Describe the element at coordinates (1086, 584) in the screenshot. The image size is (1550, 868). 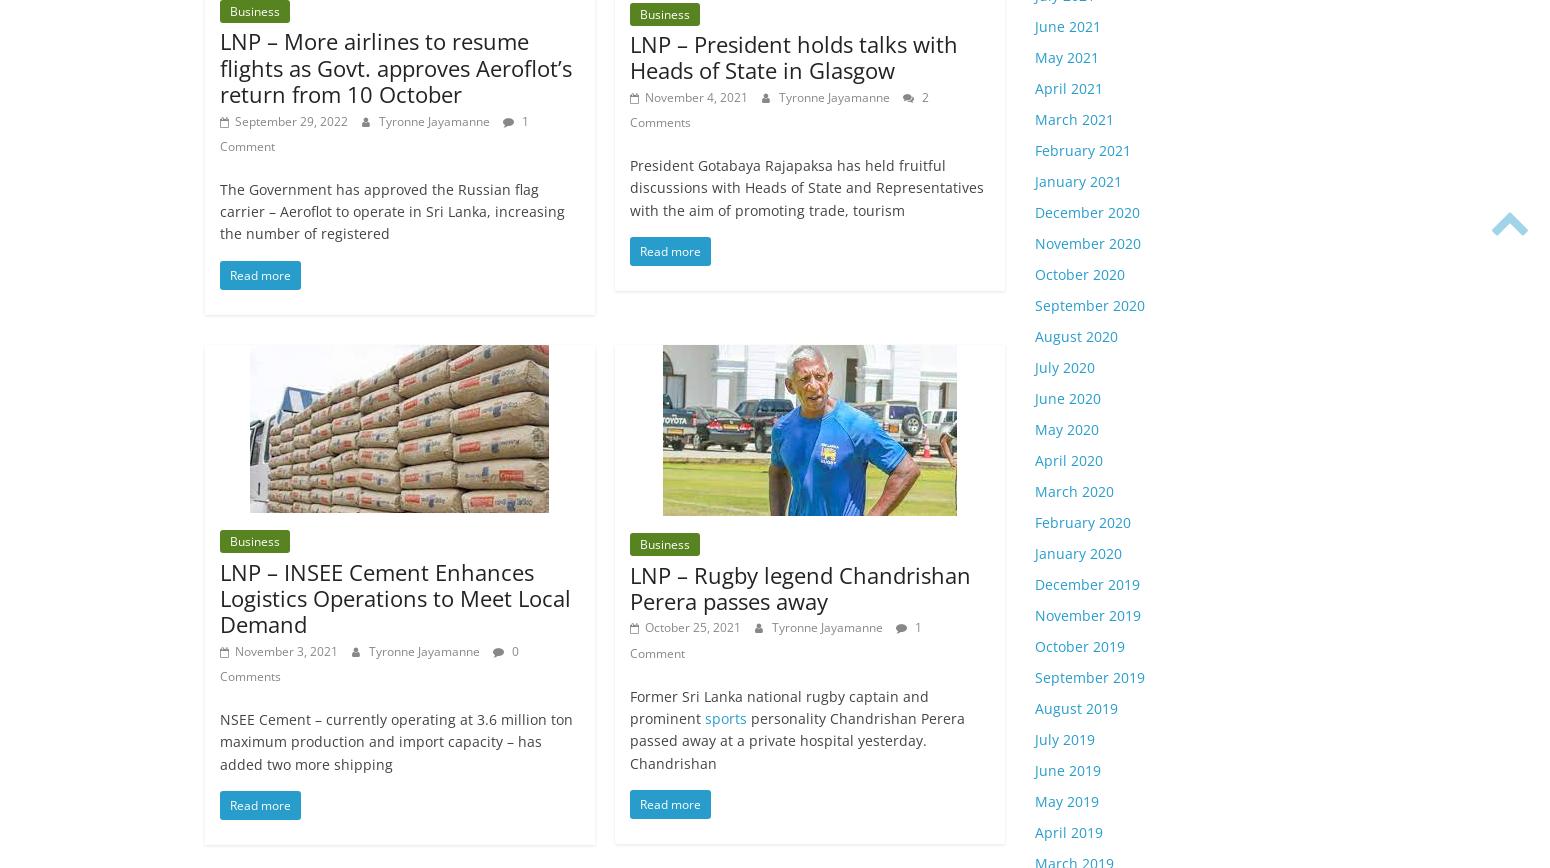
I see `'December 2019'` at that location.